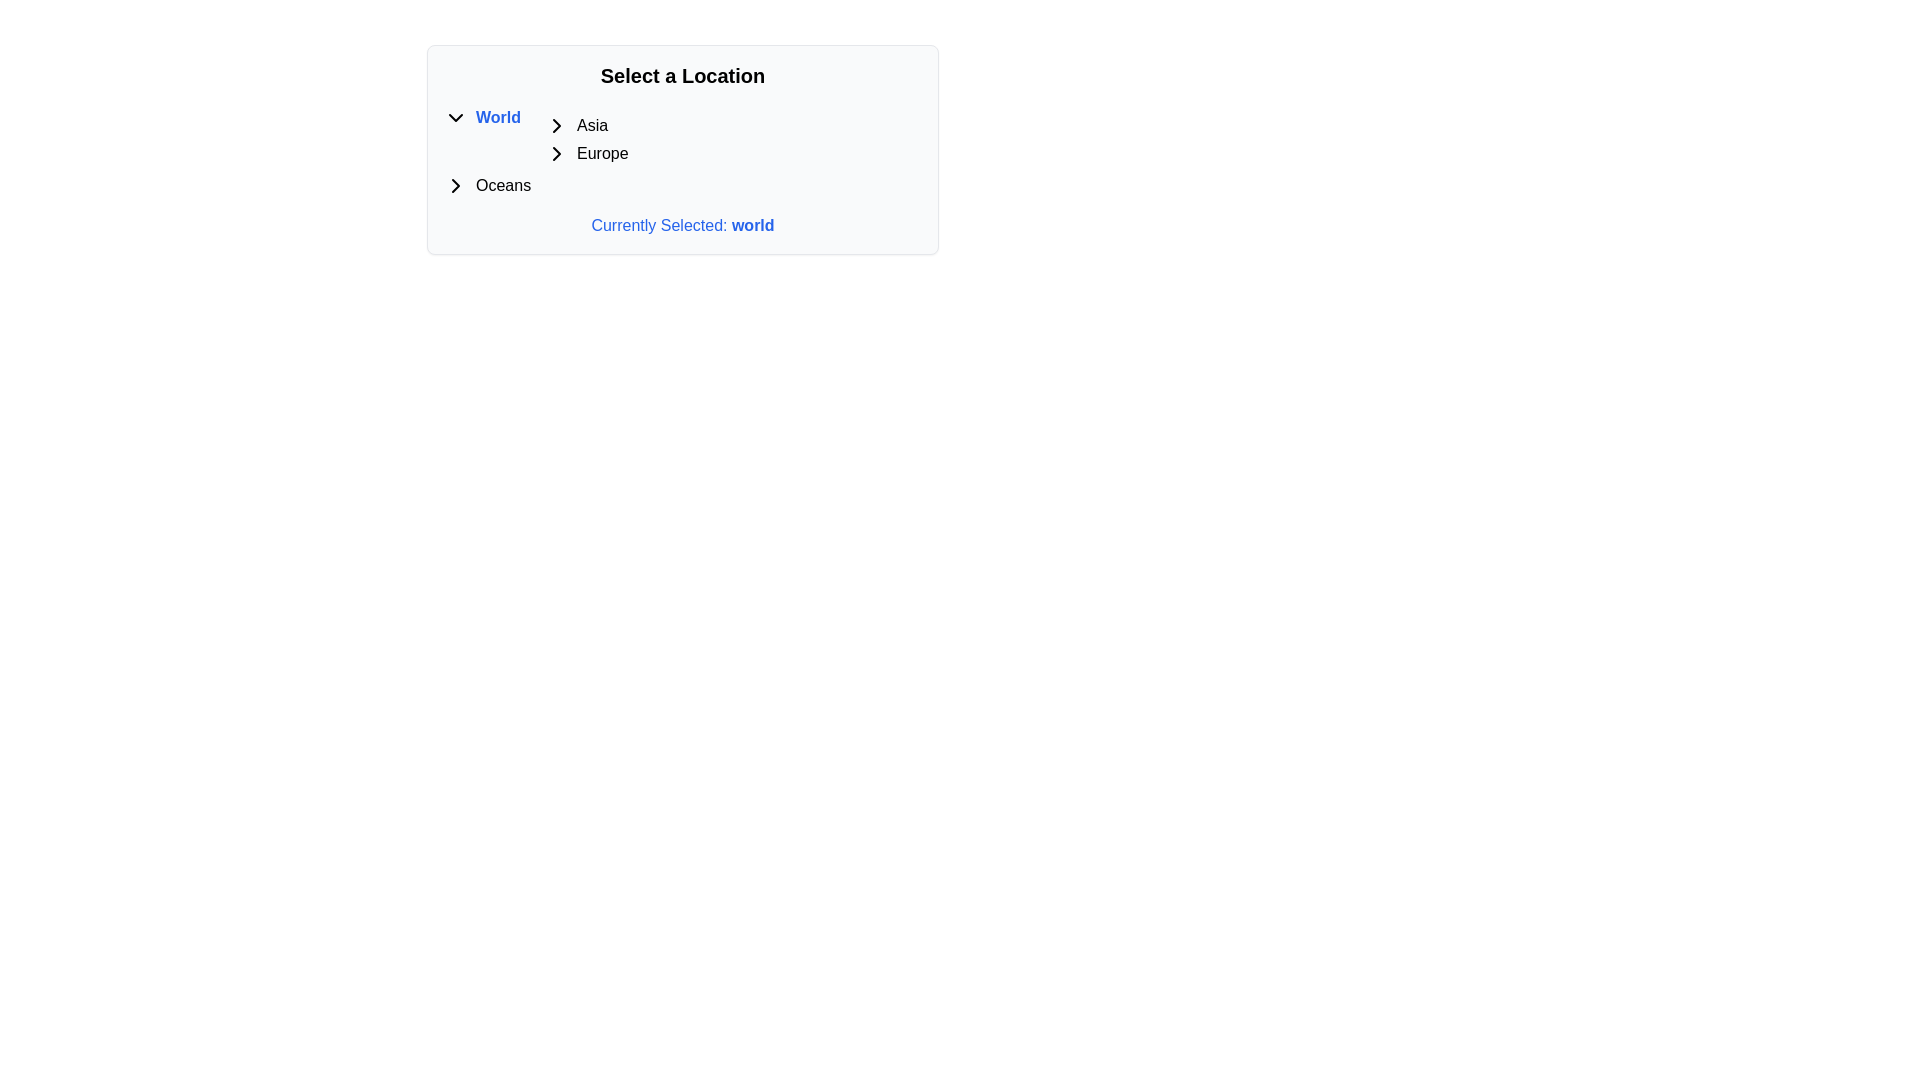  I want to click on the 'Asia' clickable text label, so click(585, 126).